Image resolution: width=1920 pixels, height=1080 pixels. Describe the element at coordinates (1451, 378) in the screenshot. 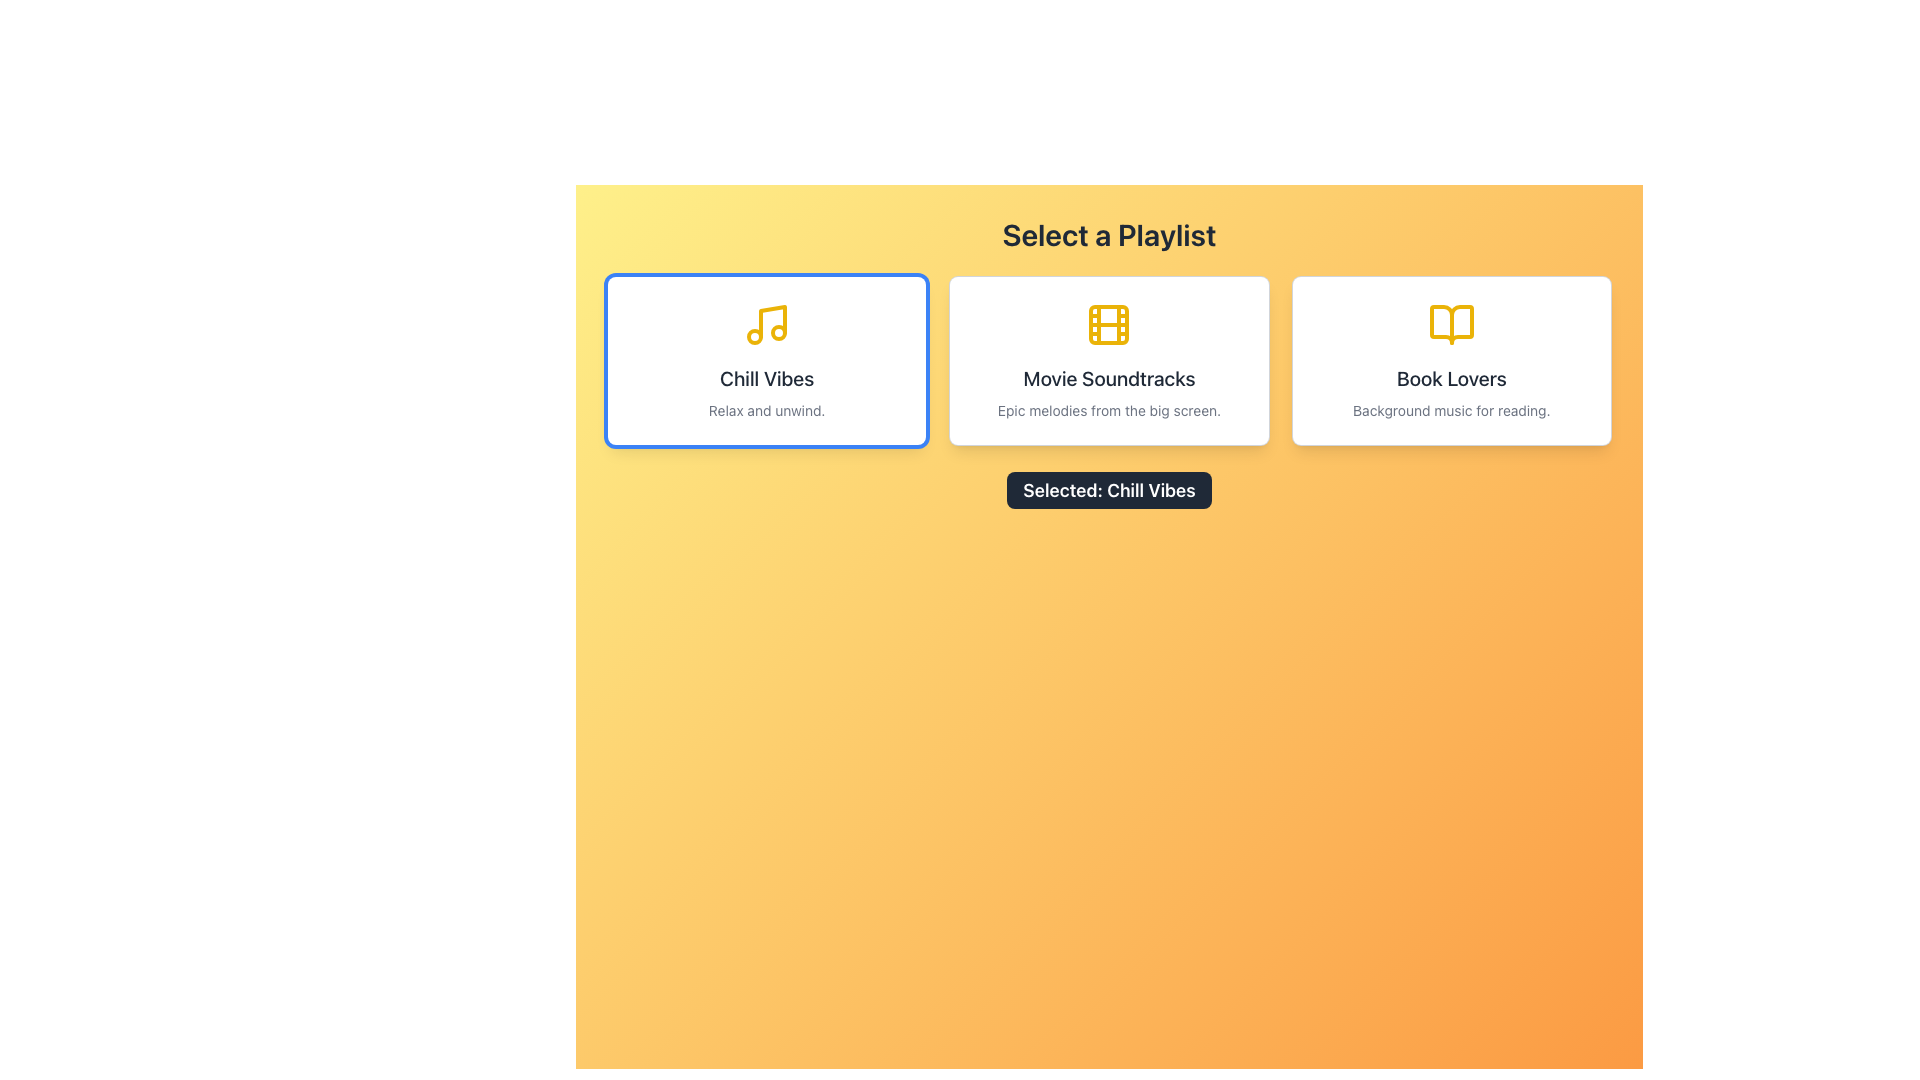

I see `the text label in the rightmost card that indicates the topic or category, located below the book icon and above the descriptive text 'Background music for reading.'` at that location.